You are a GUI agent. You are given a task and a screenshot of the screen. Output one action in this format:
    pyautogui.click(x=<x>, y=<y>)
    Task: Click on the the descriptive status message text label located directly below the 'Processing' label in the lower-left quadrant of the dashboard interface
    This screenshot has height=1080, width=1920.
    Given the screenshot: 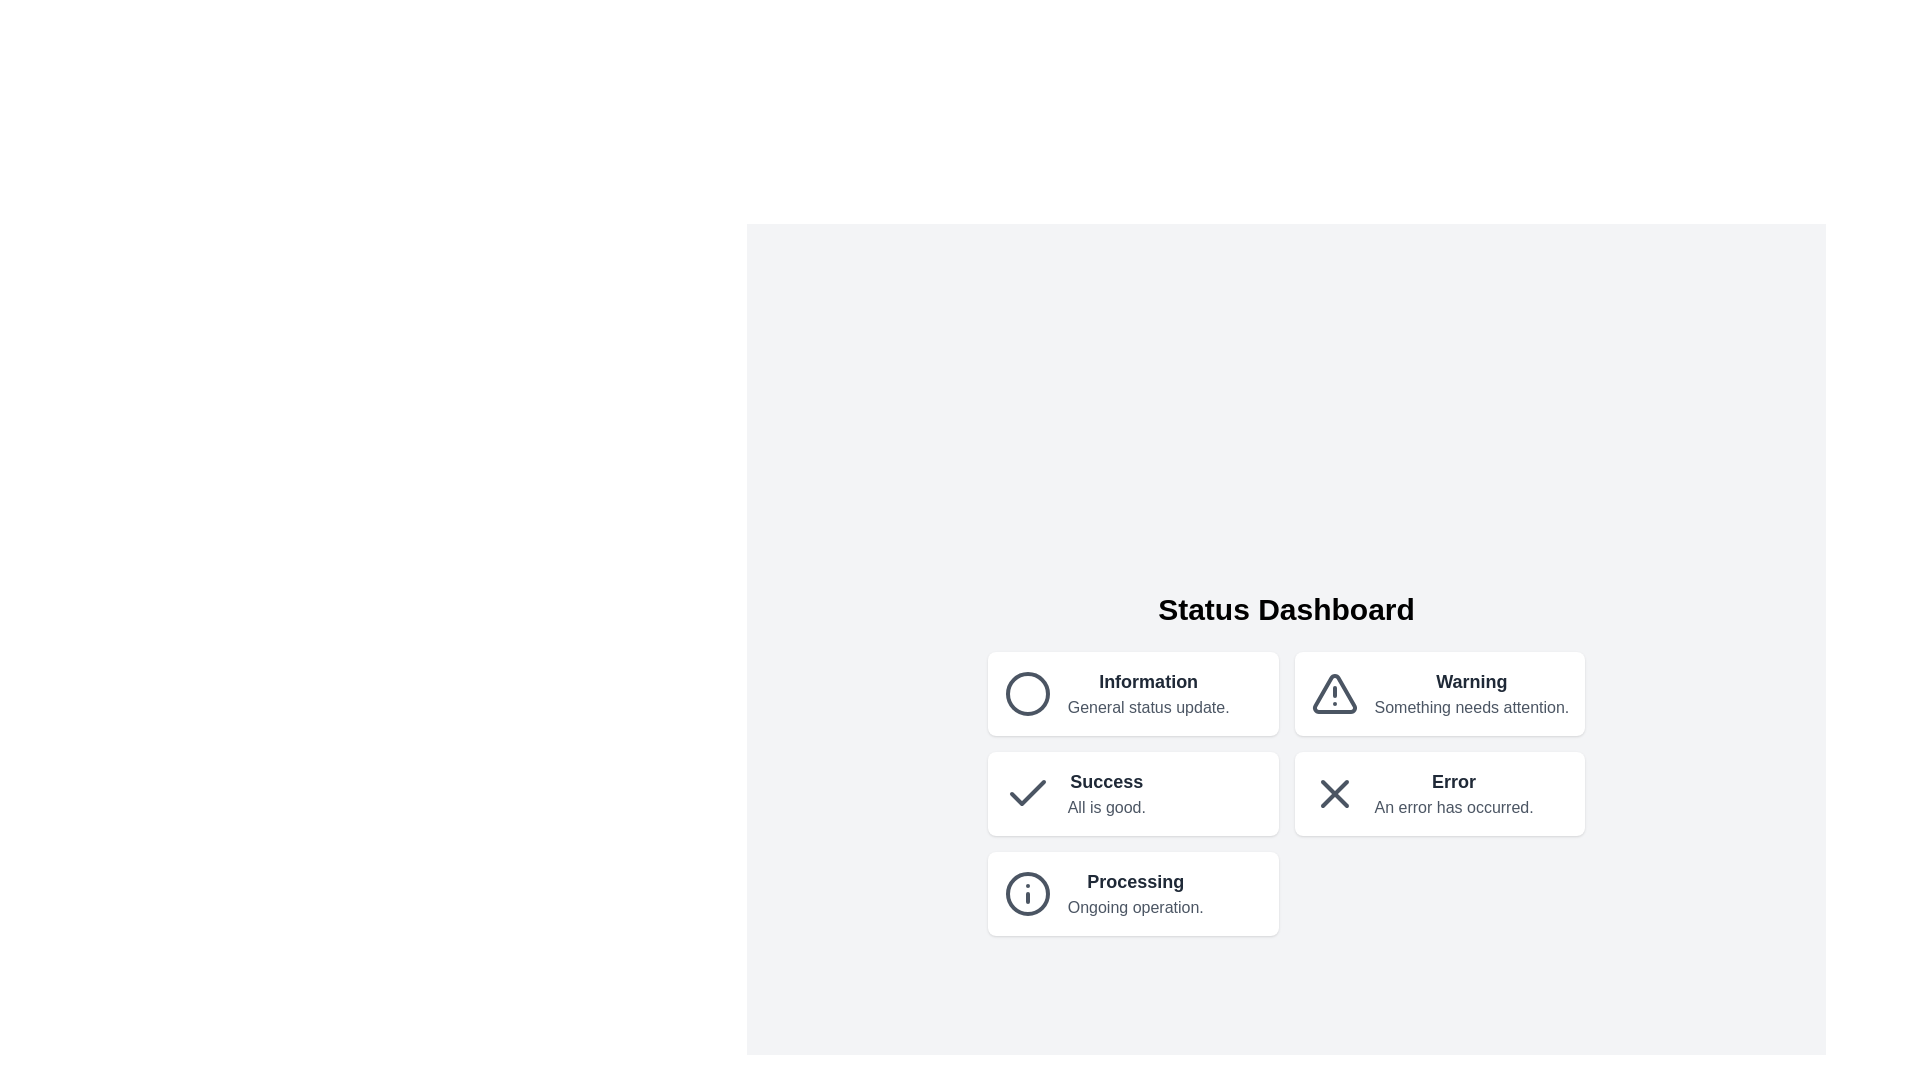 What is the action you would take?
    pyautogui.click(x=1135, y=907)
    